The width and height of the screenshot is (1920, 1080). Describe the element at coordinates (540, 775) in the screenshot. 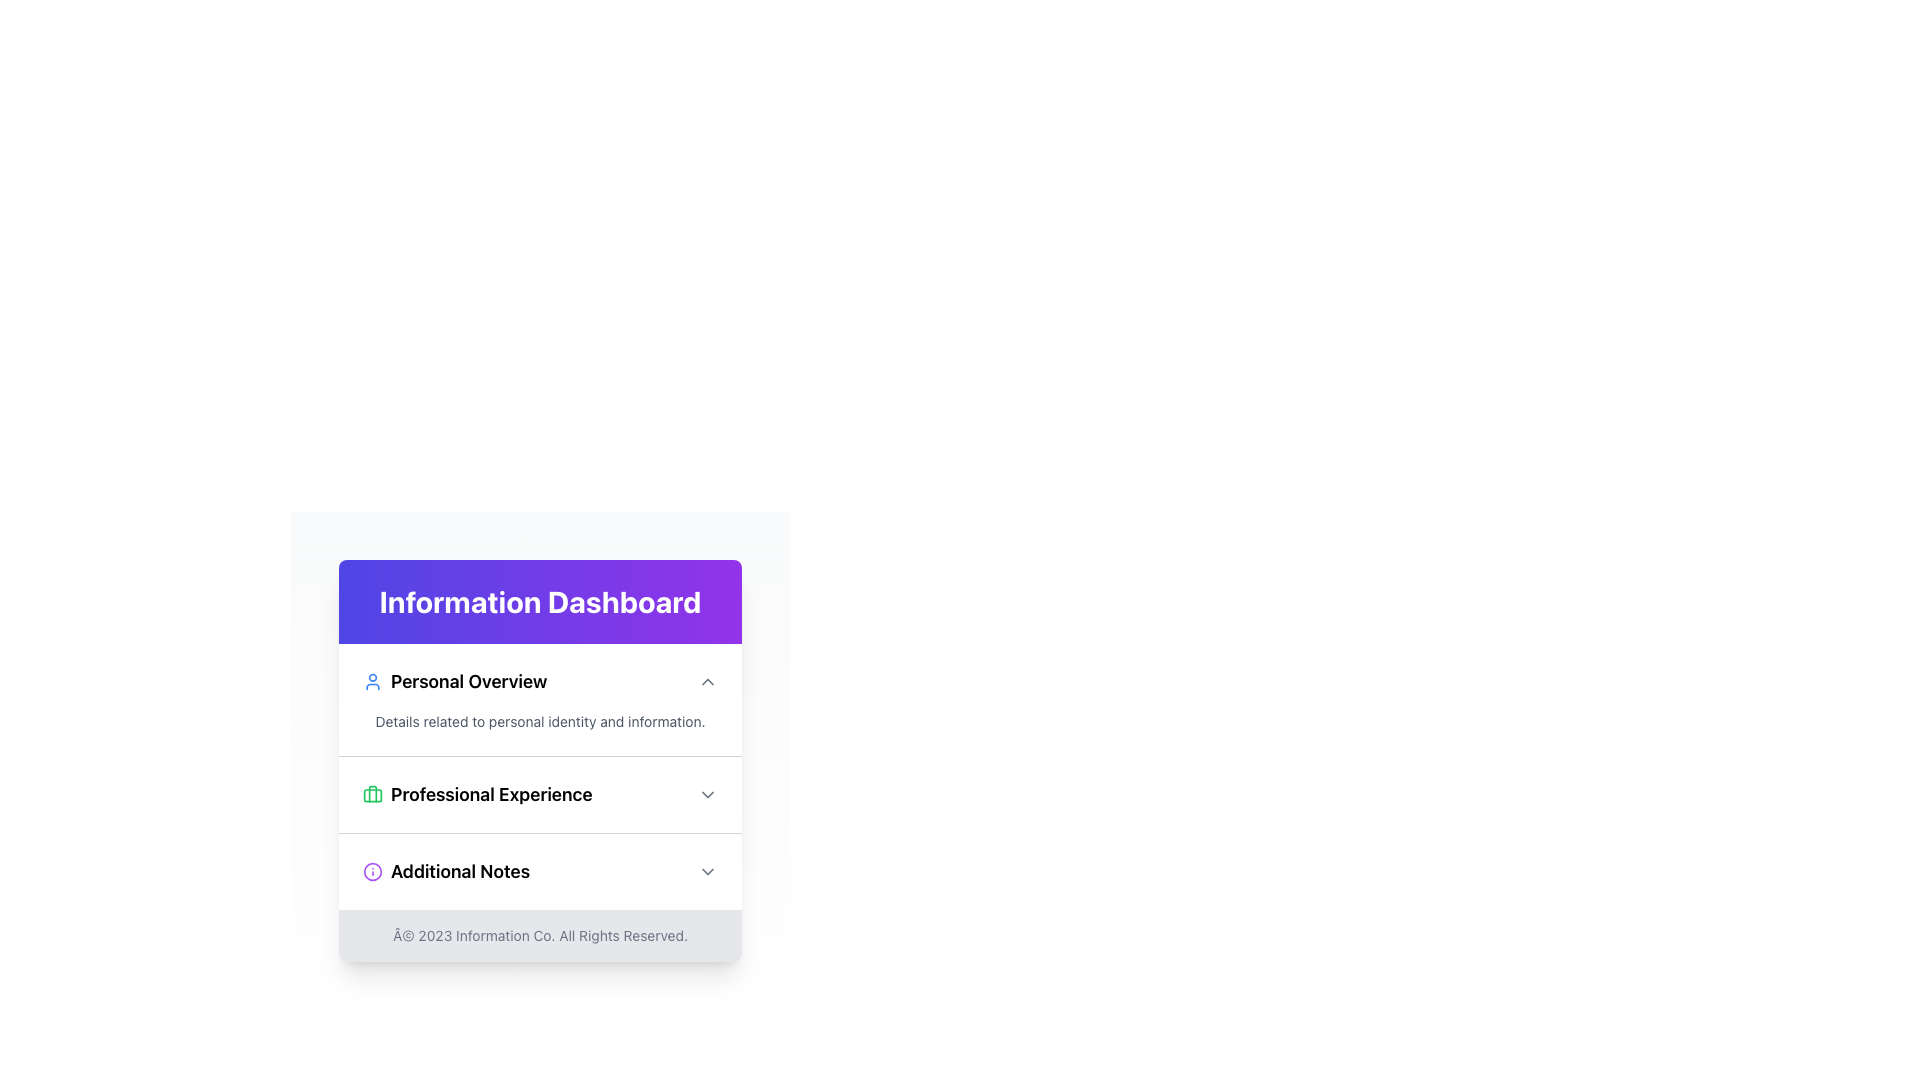

I see `the 'Professional Experience' section header` at that location.